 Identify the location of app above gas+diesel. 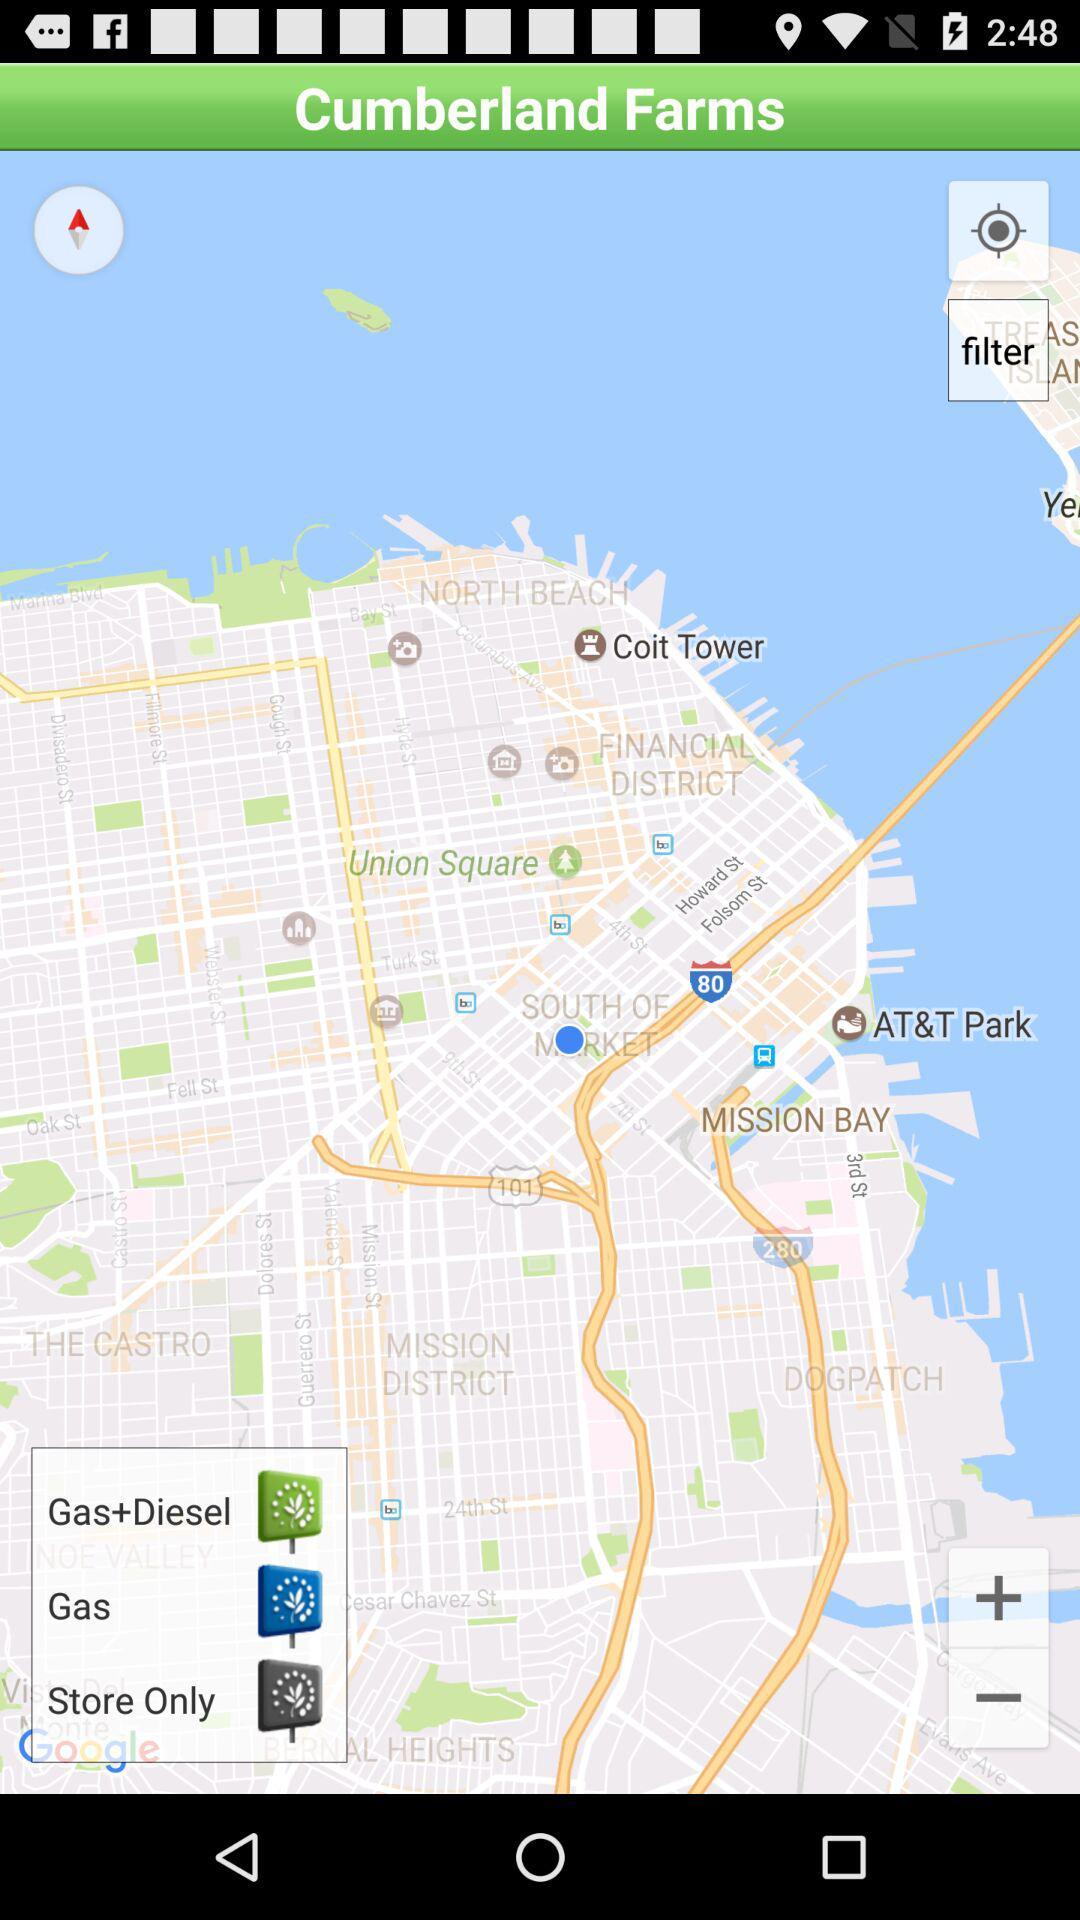
(77, 229).